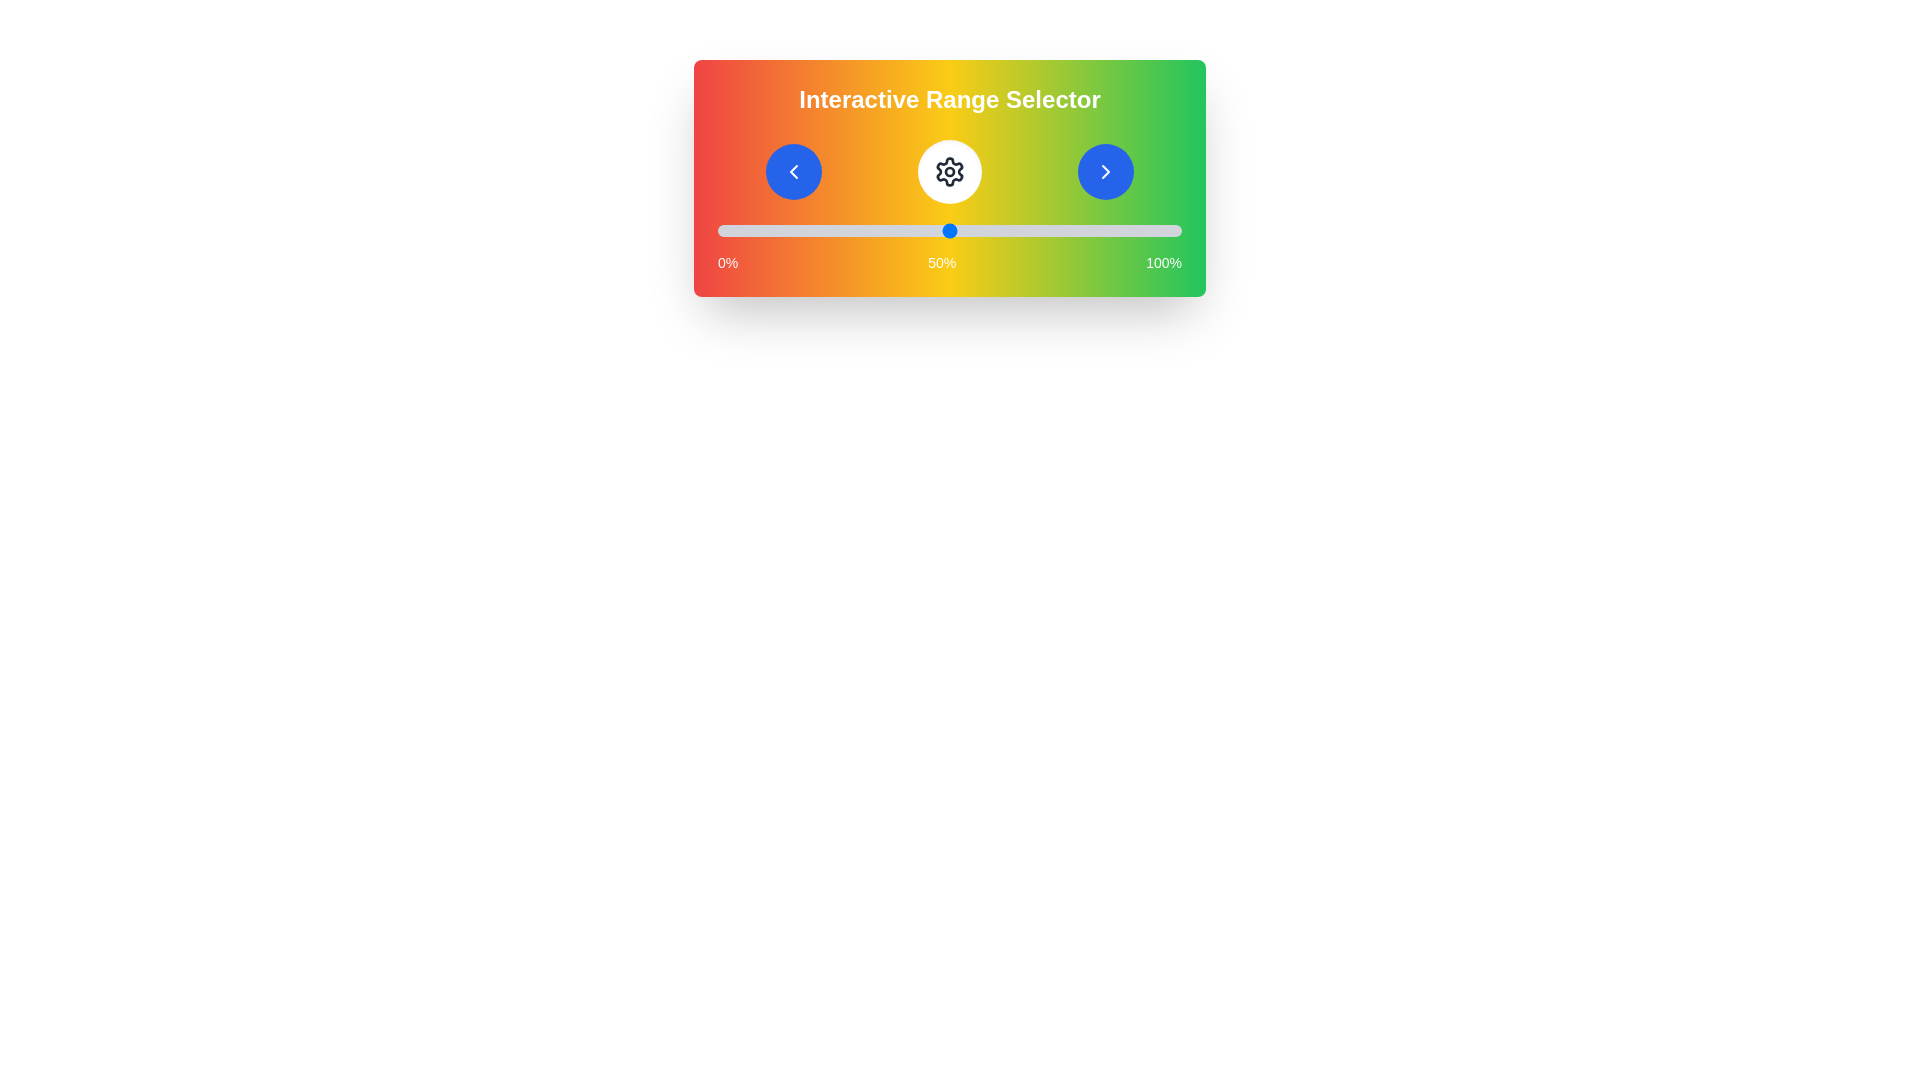  What do you see at coordinates (925, 230) in the screenshot?
I see `the slider to set the value to 45` at bounding box center [925, 230].